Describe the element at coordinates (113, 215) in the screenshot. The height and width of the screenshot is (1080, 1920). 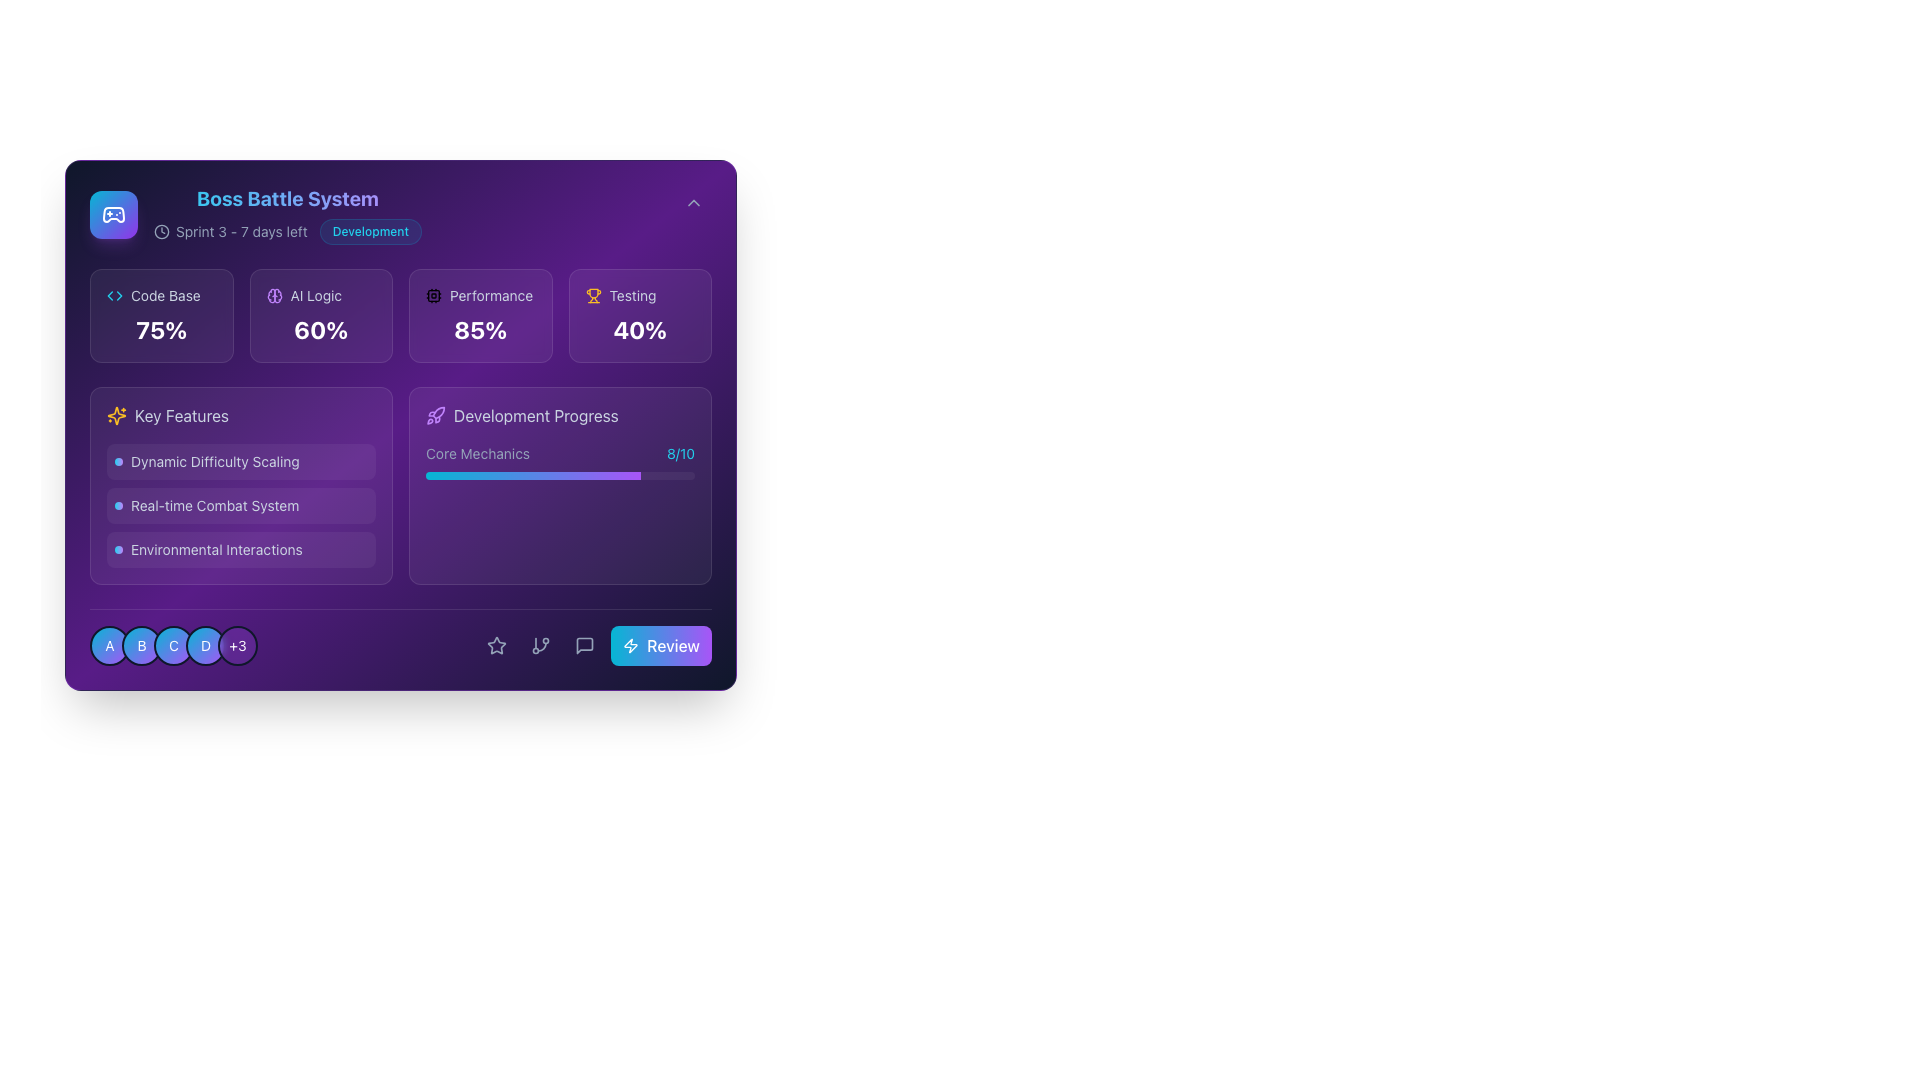
I see `the game controller icon, which is located near the top-left corner of the interface and adjacent to the title 'Boss Battle System'` at that location.